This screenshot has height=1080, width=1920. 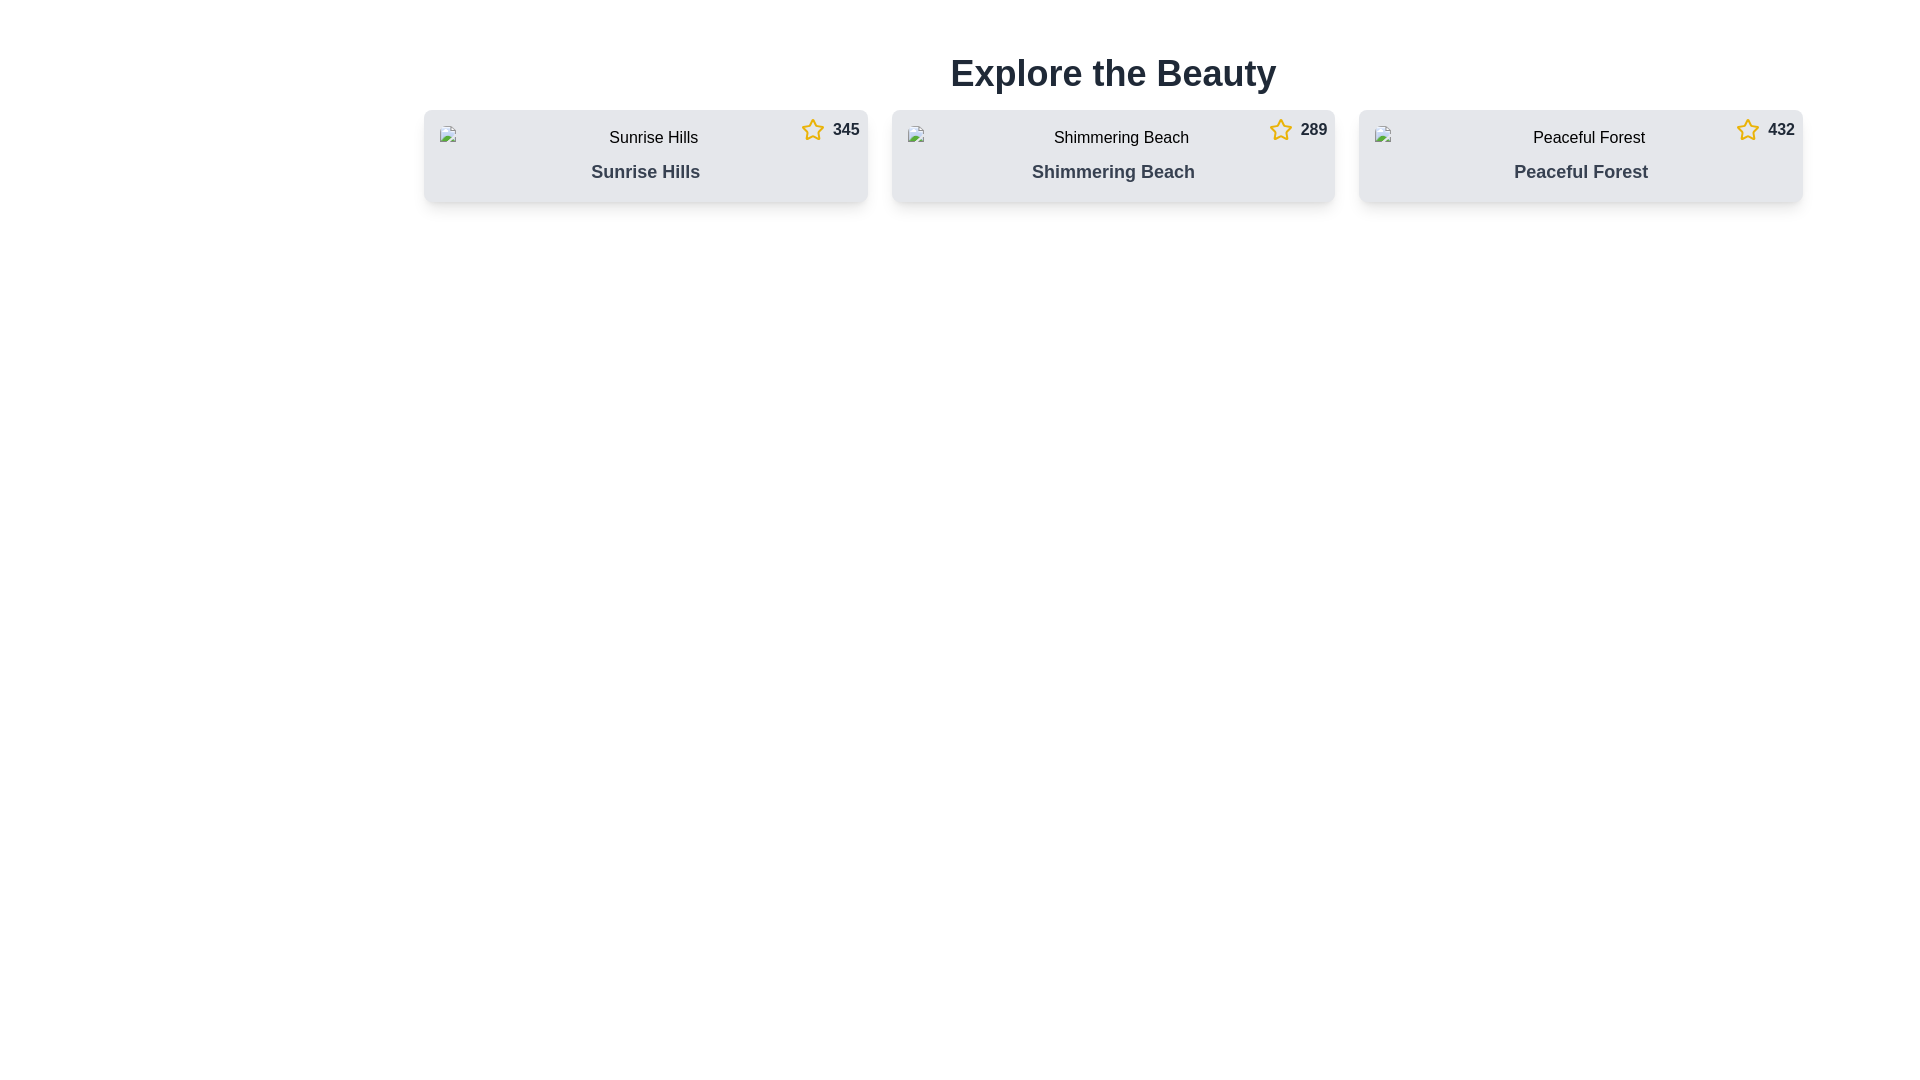 I want to click on the star-shaped icon with a yellow outline, indicating its state visually, so click(x=812, y=129).